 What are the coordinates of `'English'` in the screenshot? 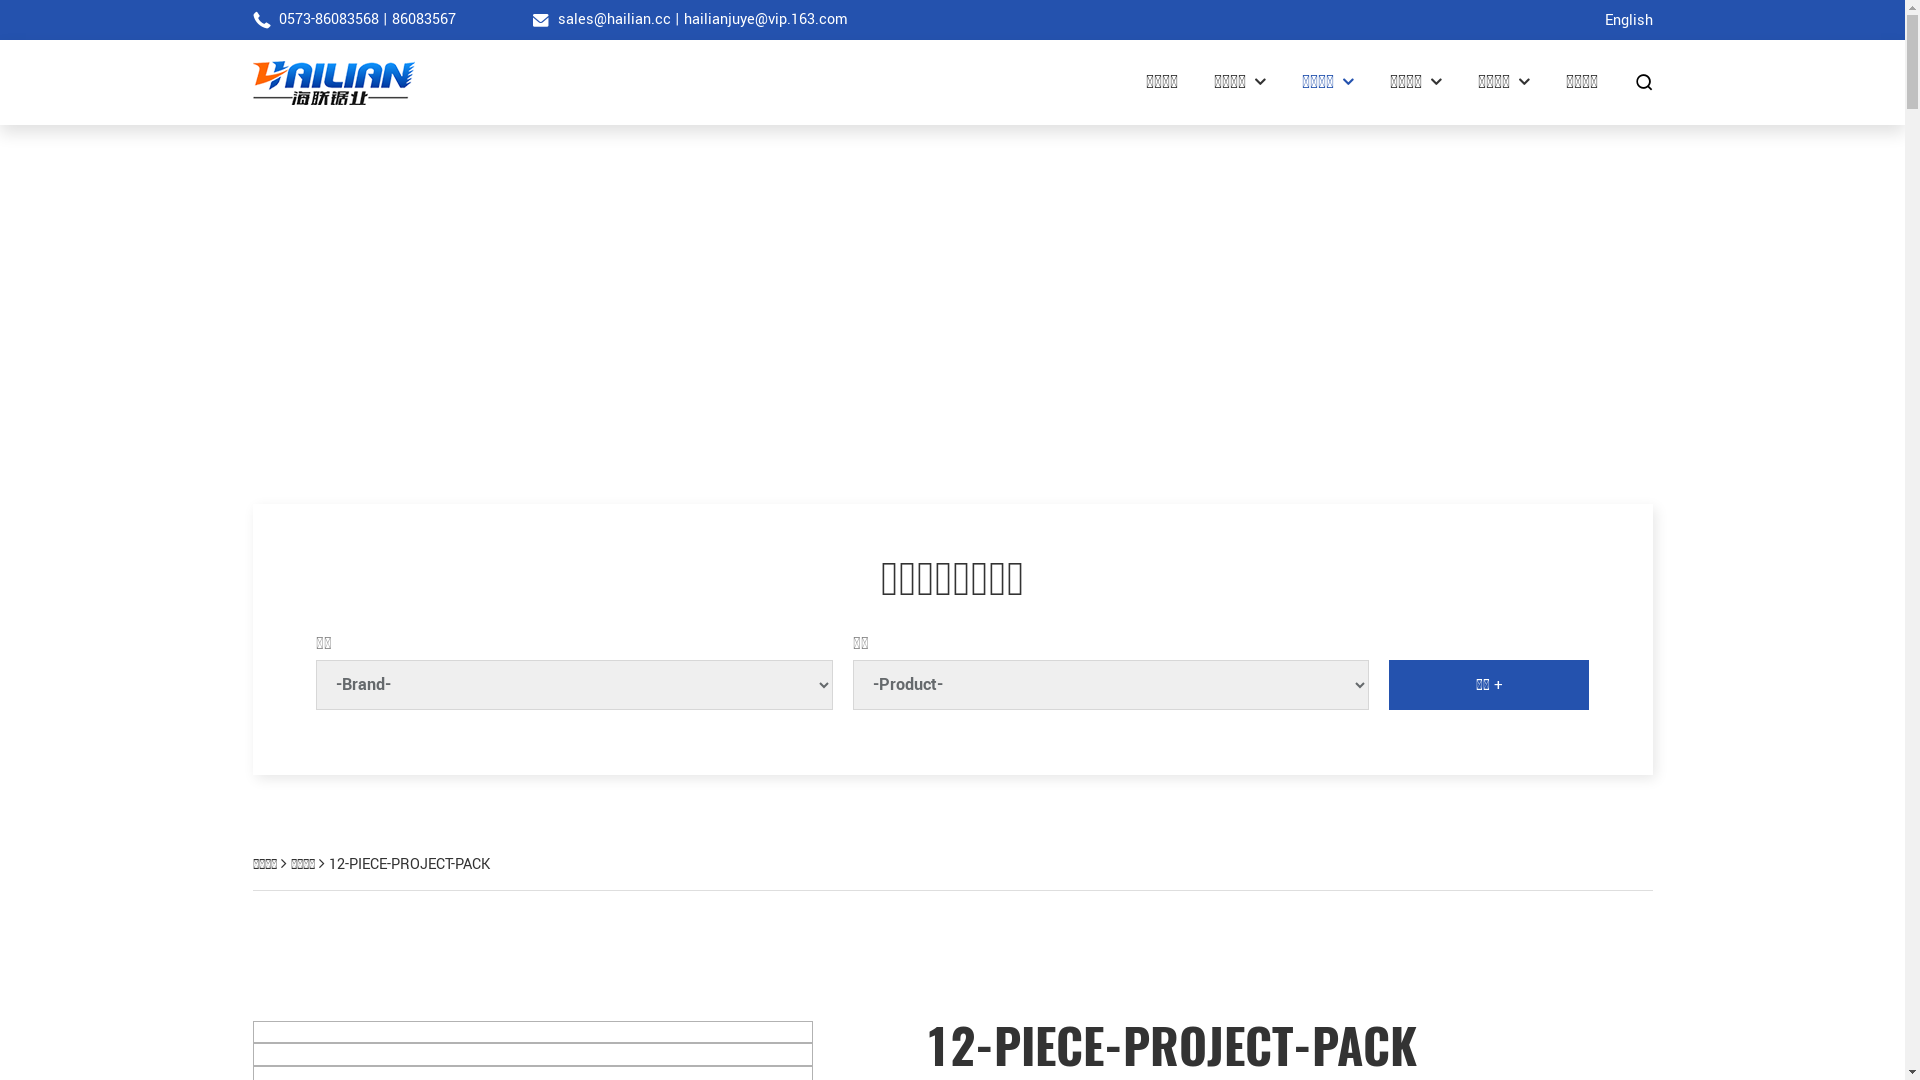 It's located at (1627, 20).